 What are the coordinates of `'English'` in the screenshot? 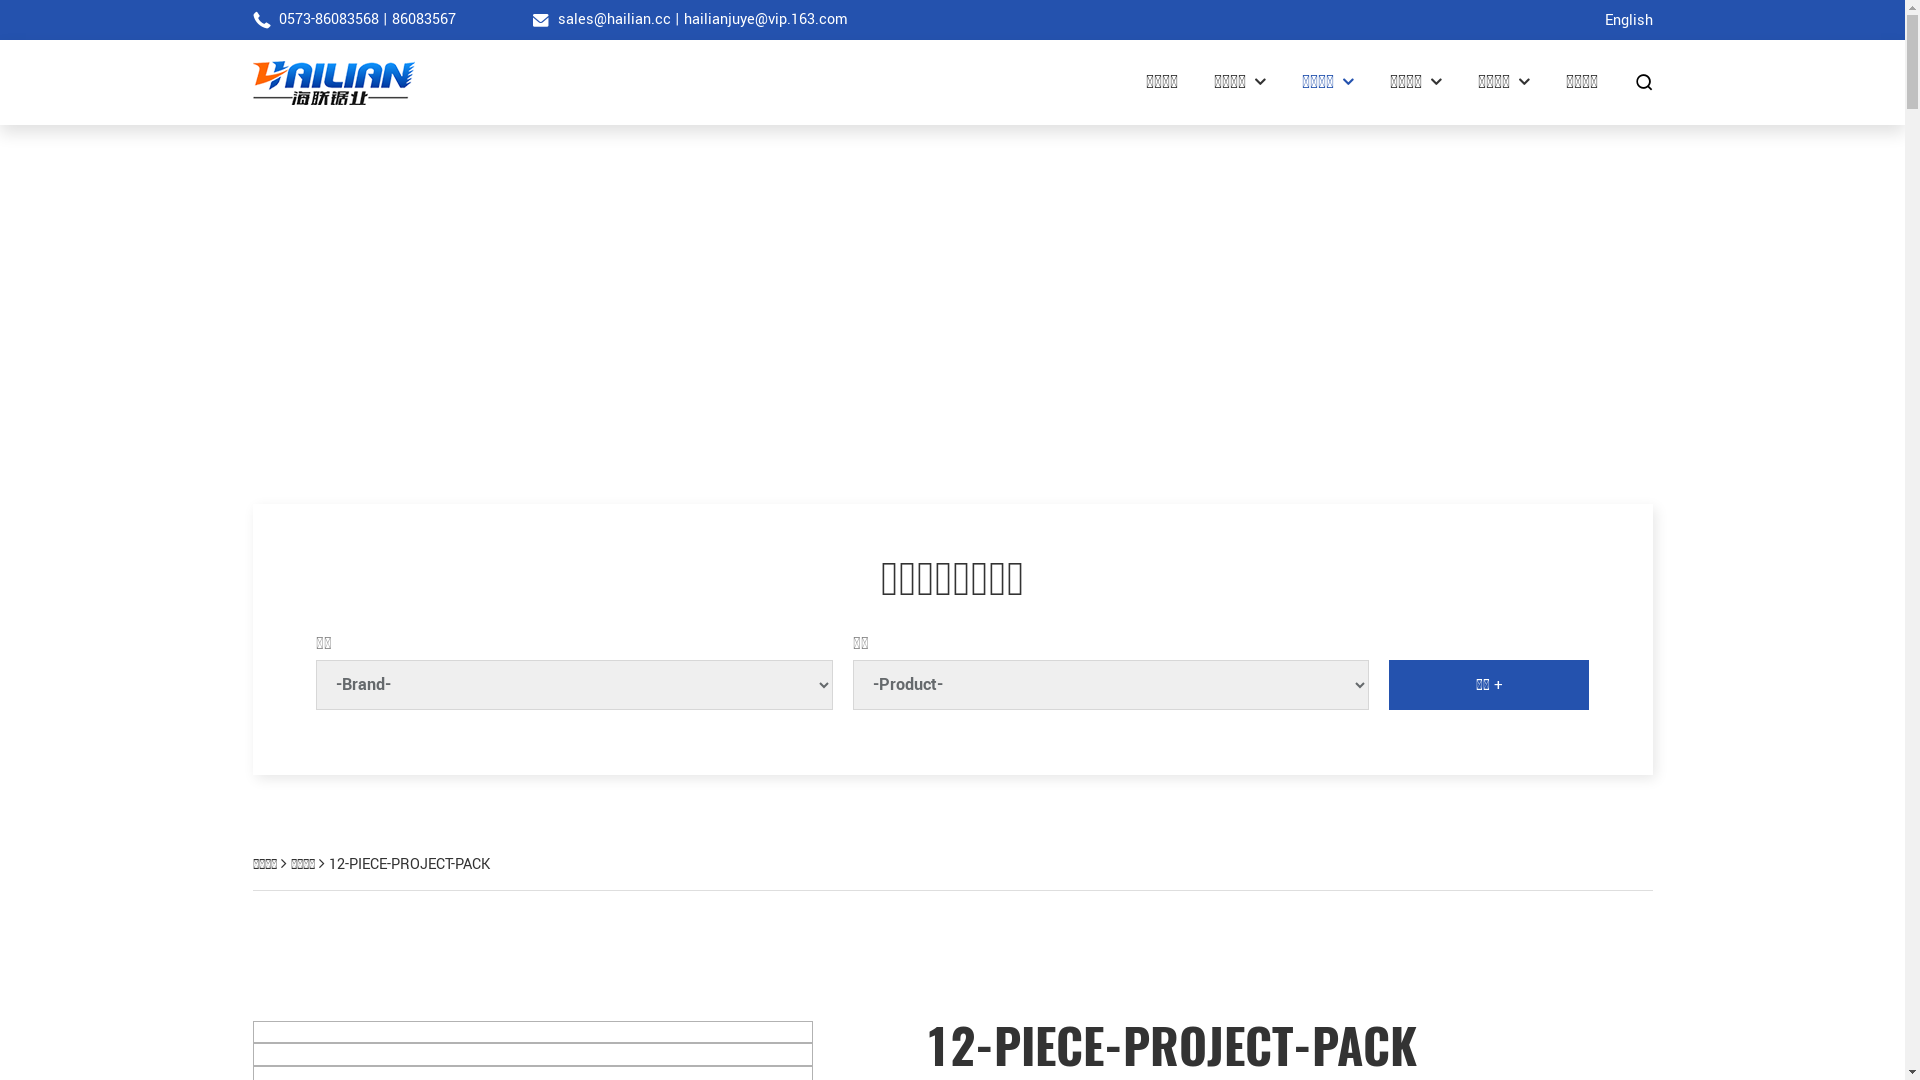 It's located at (1627, 20).